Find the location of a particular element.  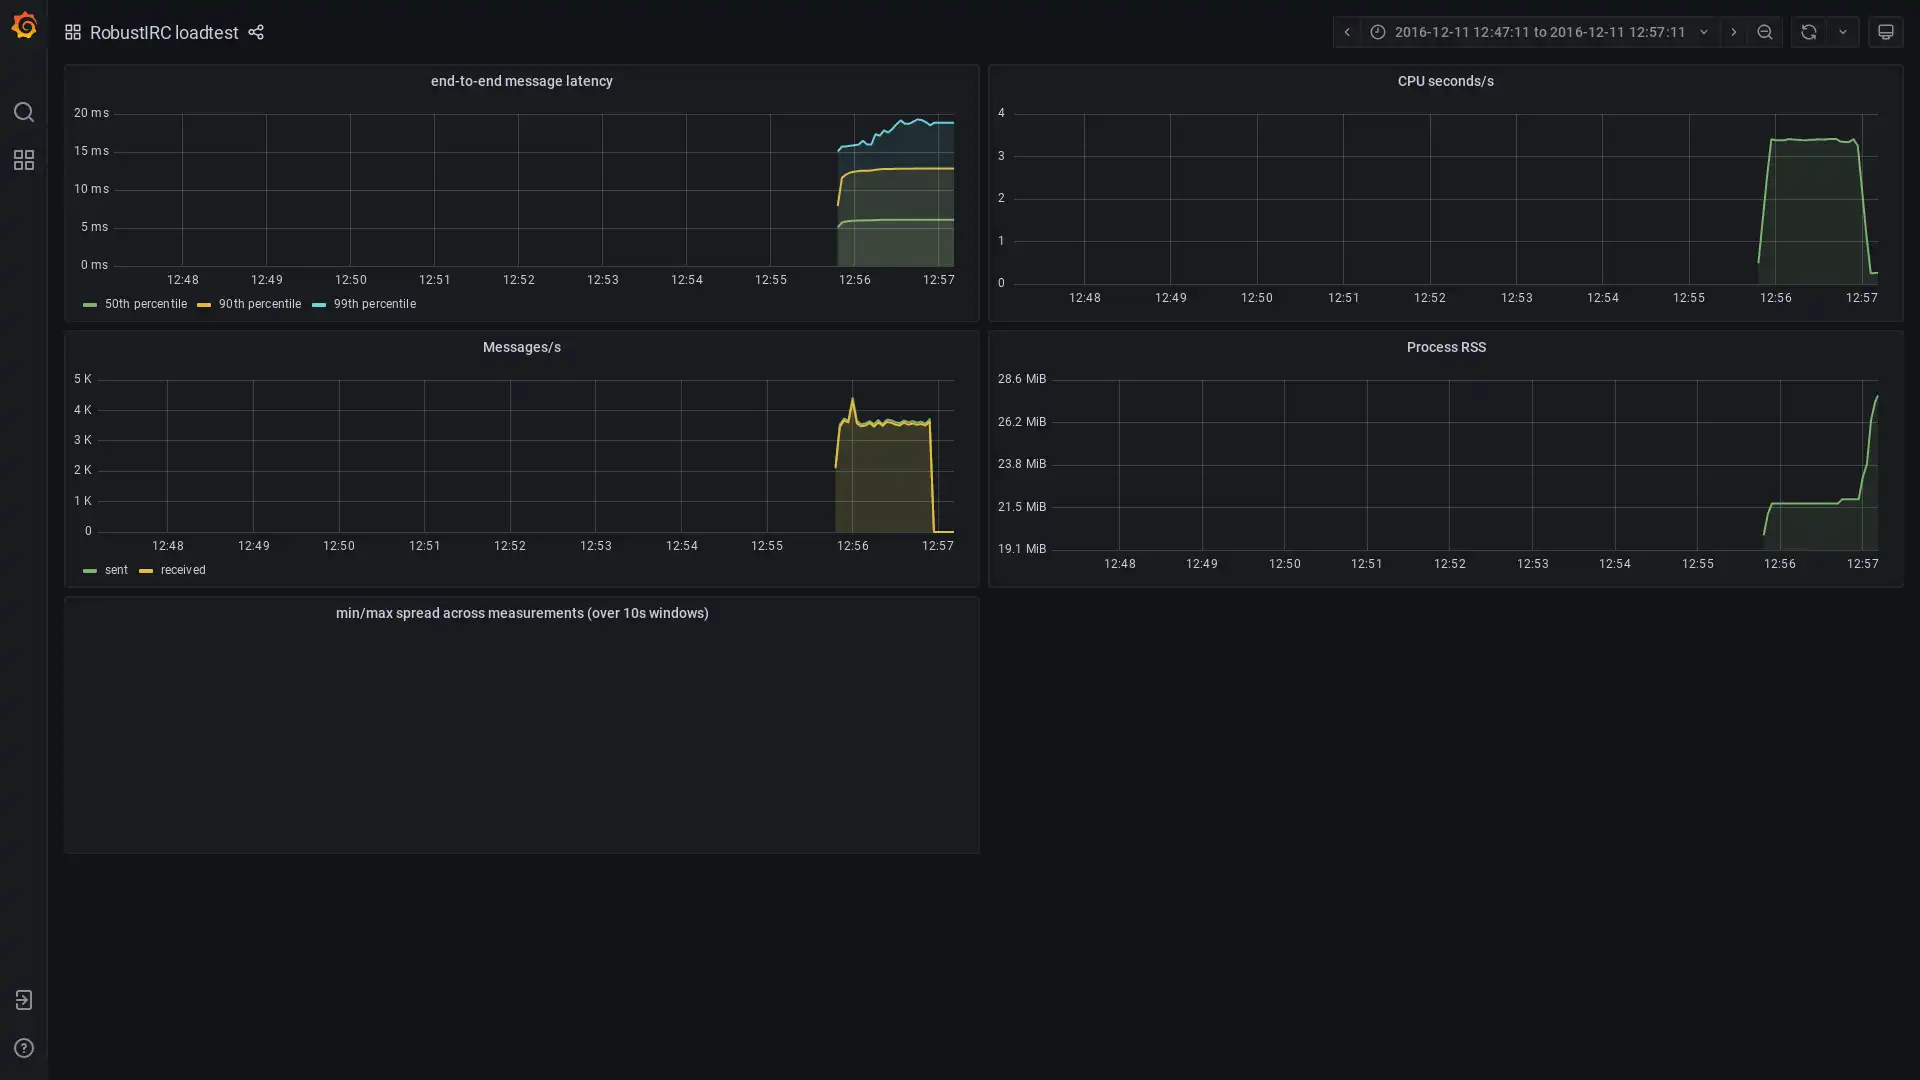

Zoom out time range is located at coordinates (1765, 31).